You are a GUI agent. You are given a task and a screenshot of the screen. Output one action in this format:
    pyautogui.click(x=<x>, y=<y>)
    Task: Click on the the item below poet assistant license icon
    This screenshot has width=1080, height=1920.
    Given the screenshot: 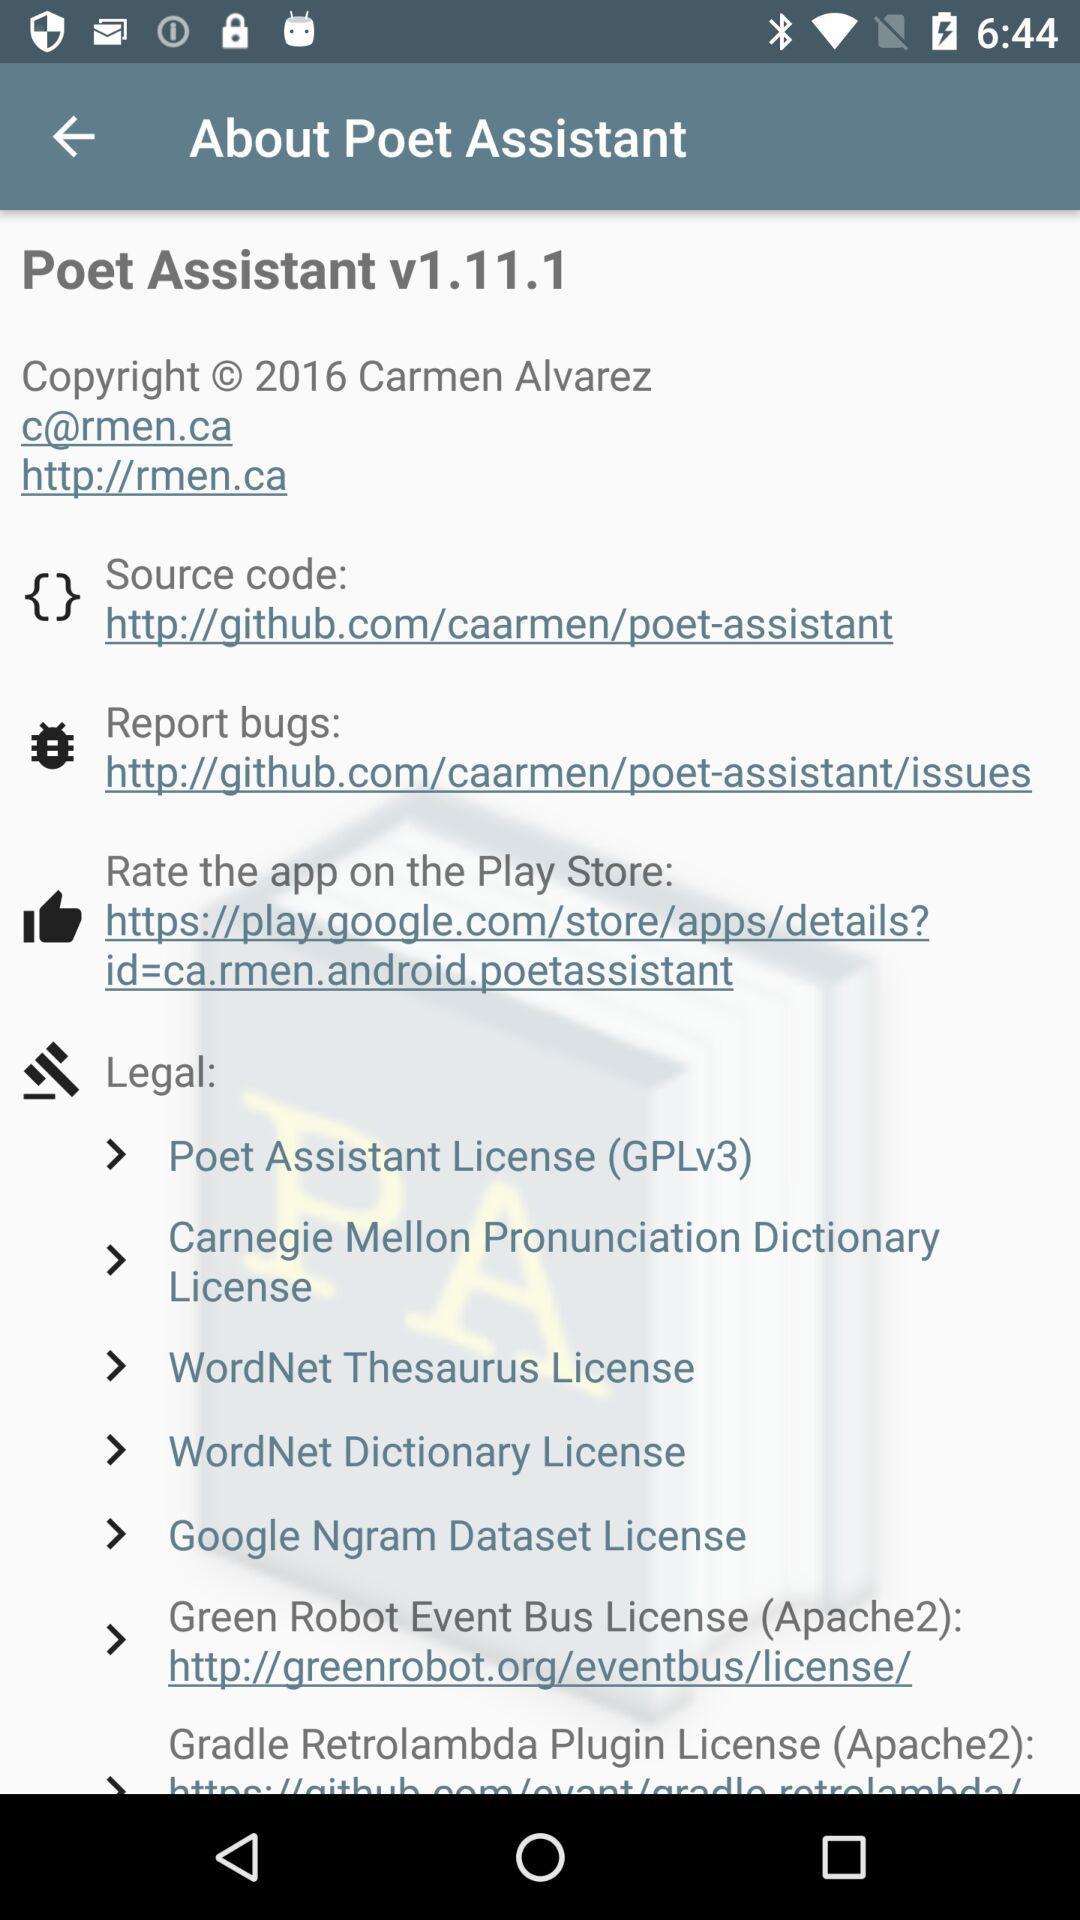 What is the action you would take?
    pyautogui.click(x=571, y=1258)
    